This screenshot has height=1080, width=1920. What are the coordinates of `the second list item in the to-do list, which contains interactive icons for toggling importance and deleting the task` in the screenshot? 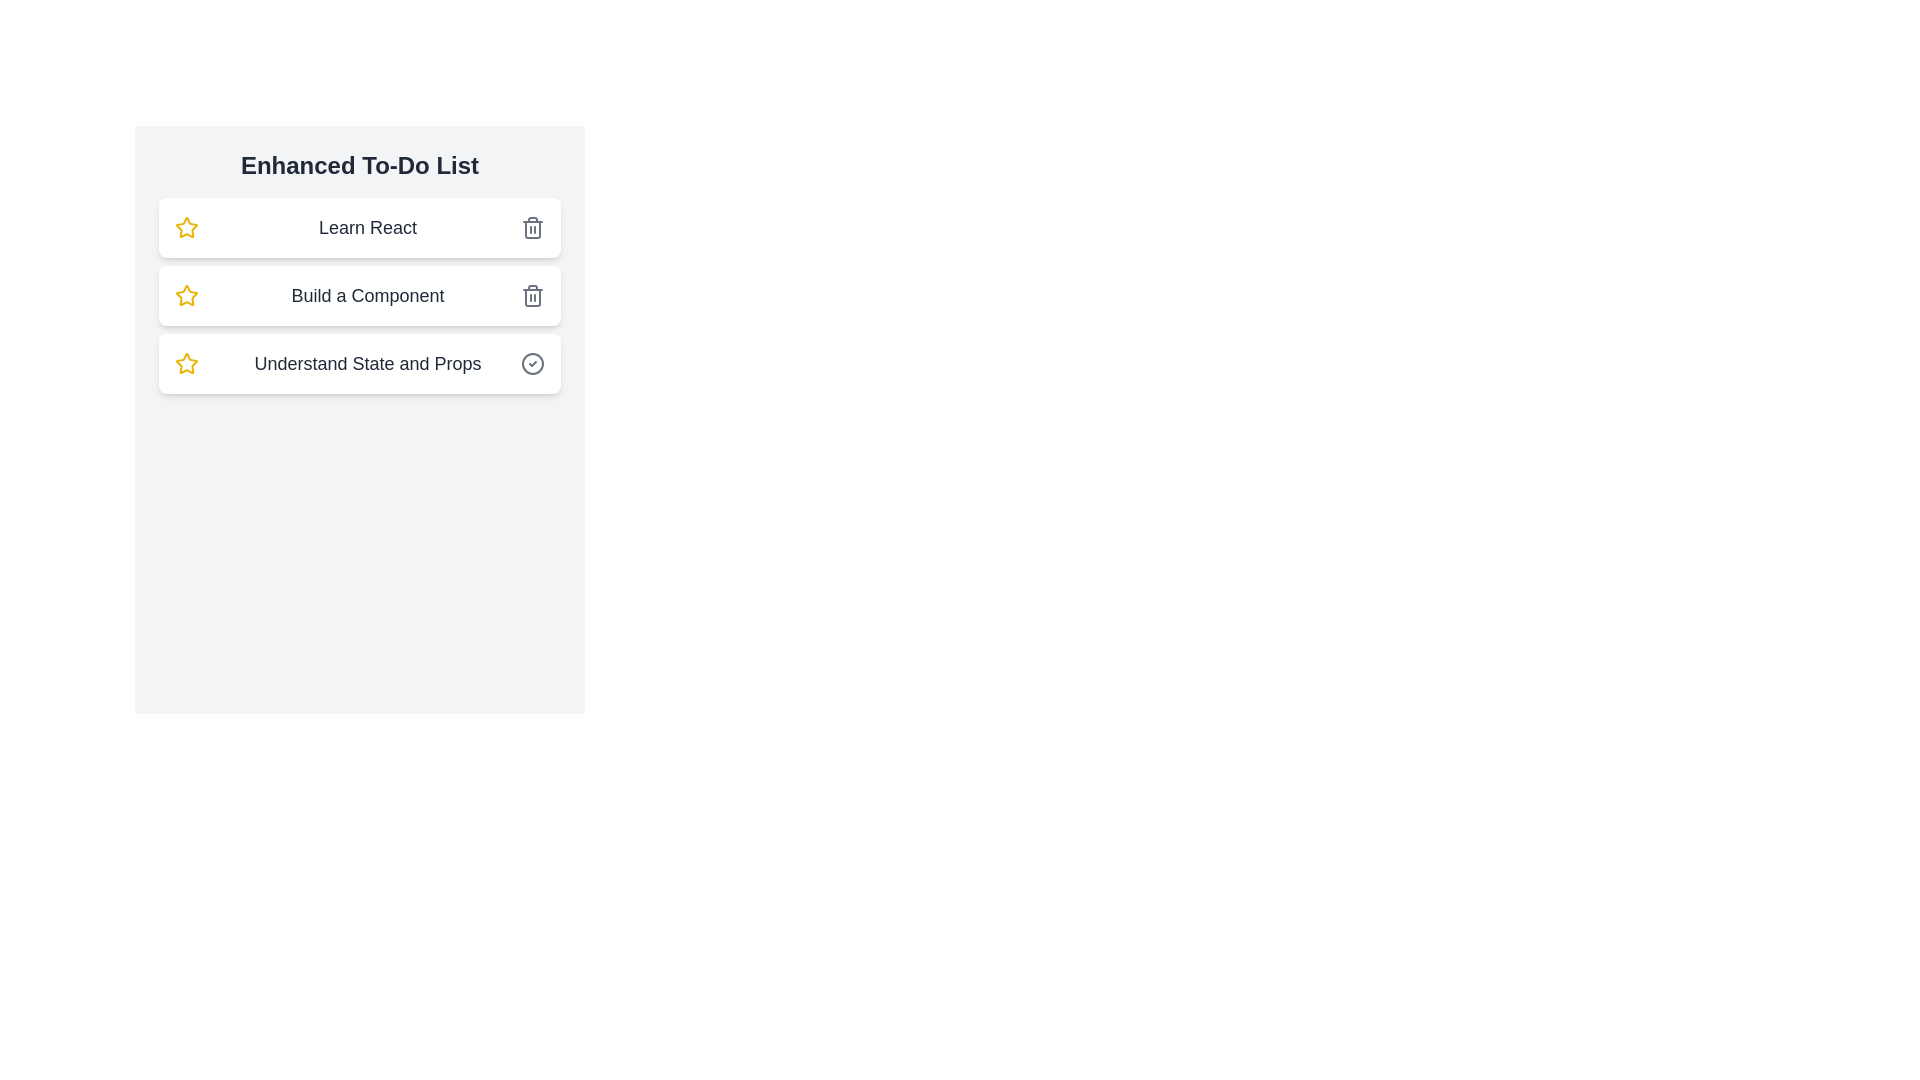 It's located at (360, 296).